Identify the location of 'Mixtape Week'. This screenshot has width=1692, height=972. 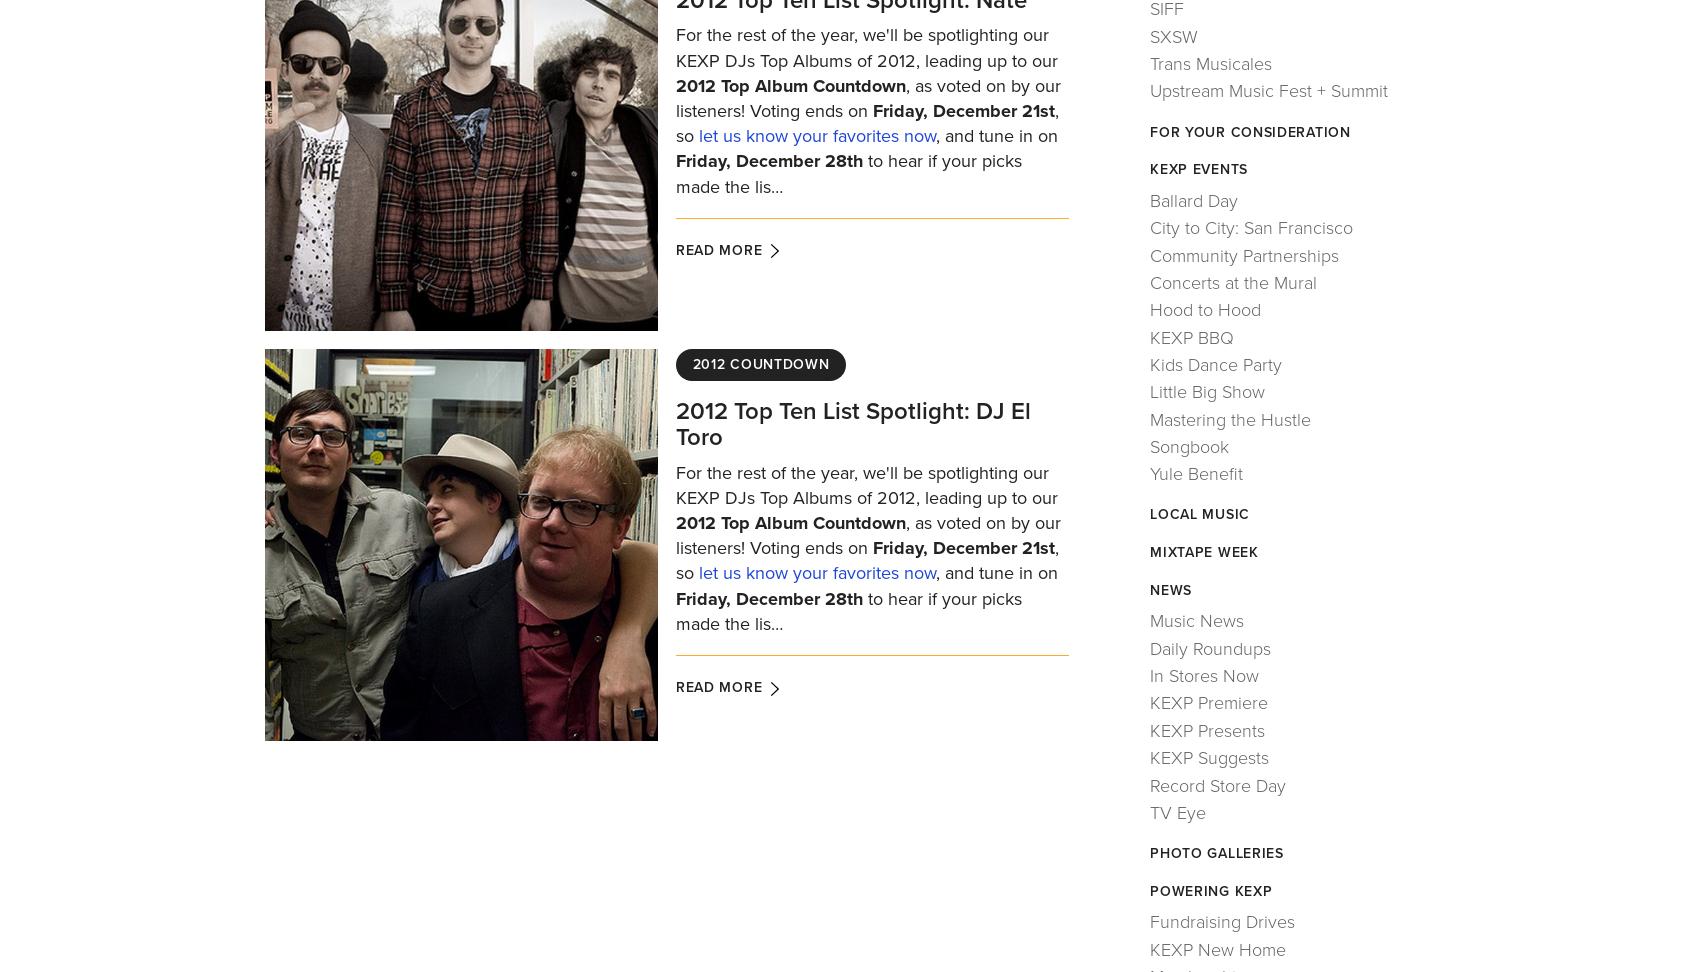
(1204, 551).